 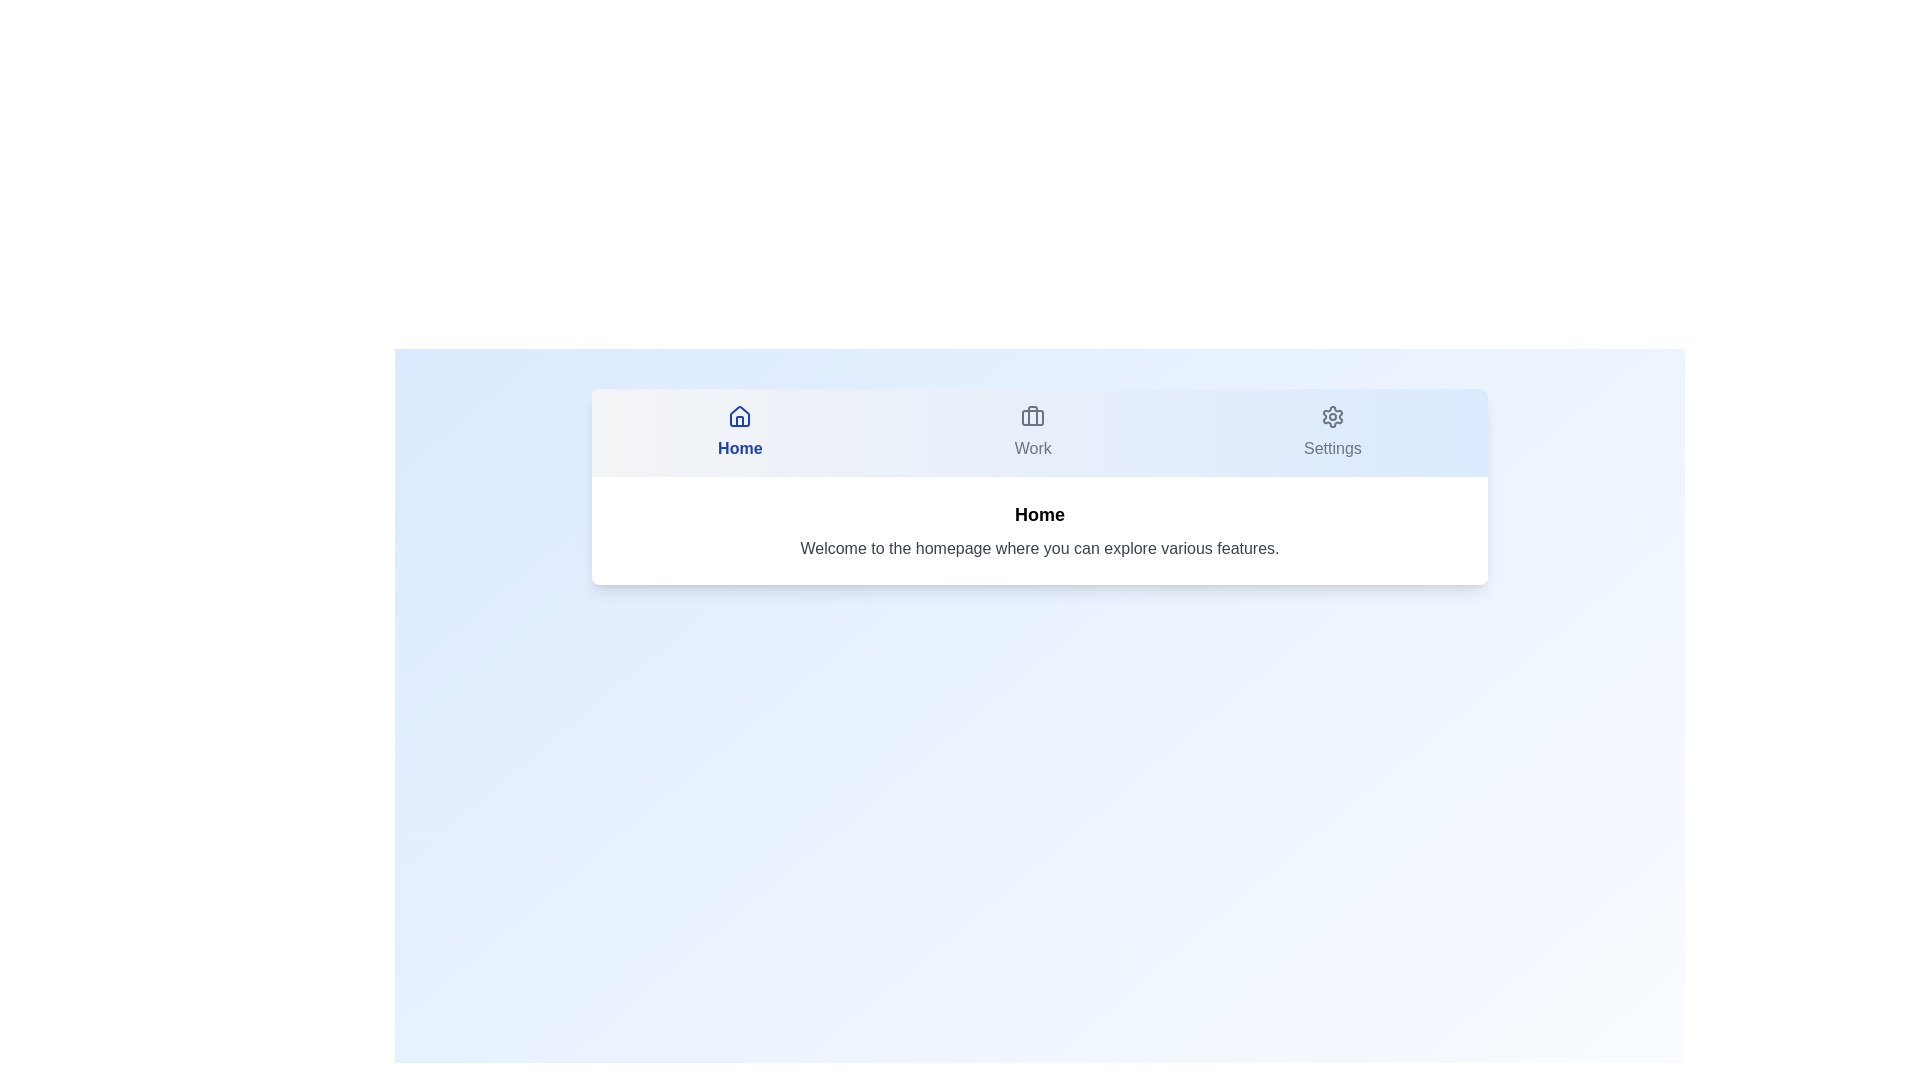 I want to click on the Work tab to switch views, so click(x=1032, y=431).